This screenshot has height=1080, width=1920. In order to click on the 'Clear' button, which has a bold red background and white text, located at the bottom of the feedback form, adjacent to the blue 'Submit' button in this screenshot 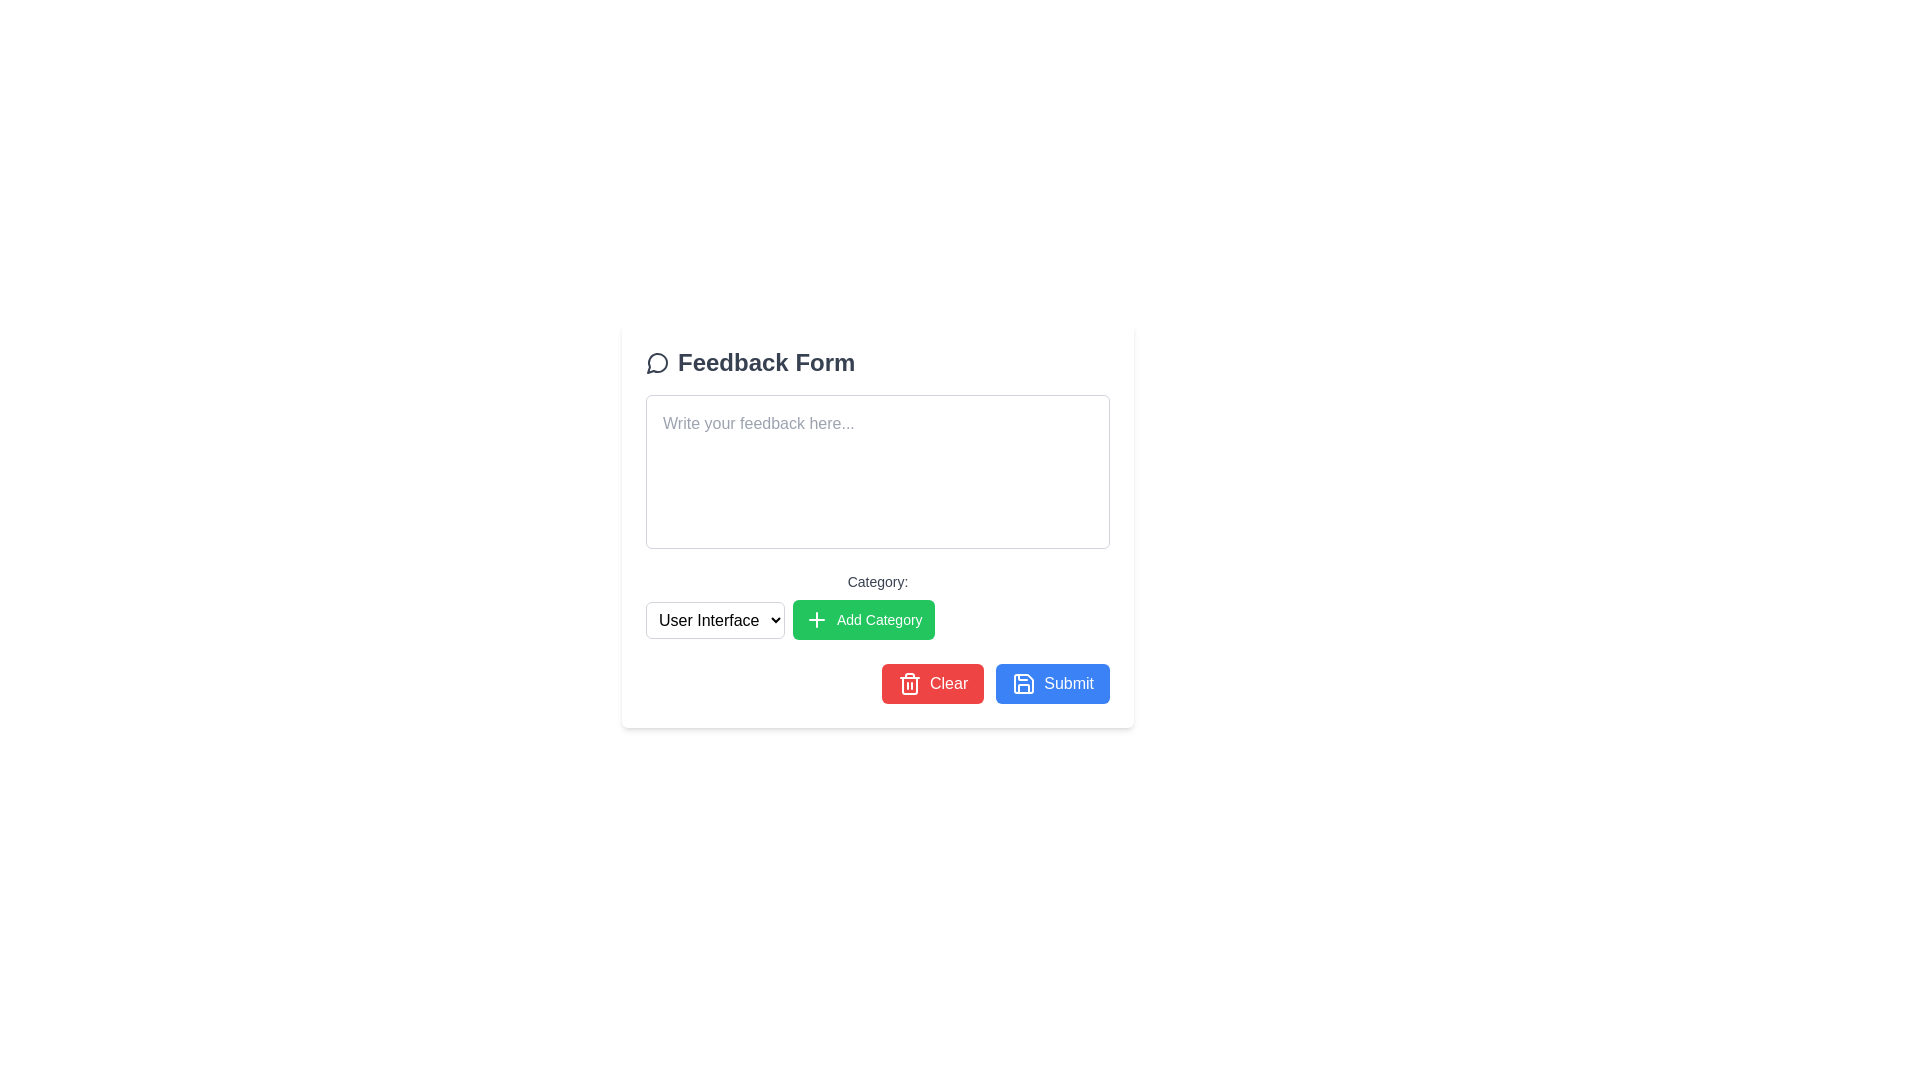, I will do `click(932, 682)`.